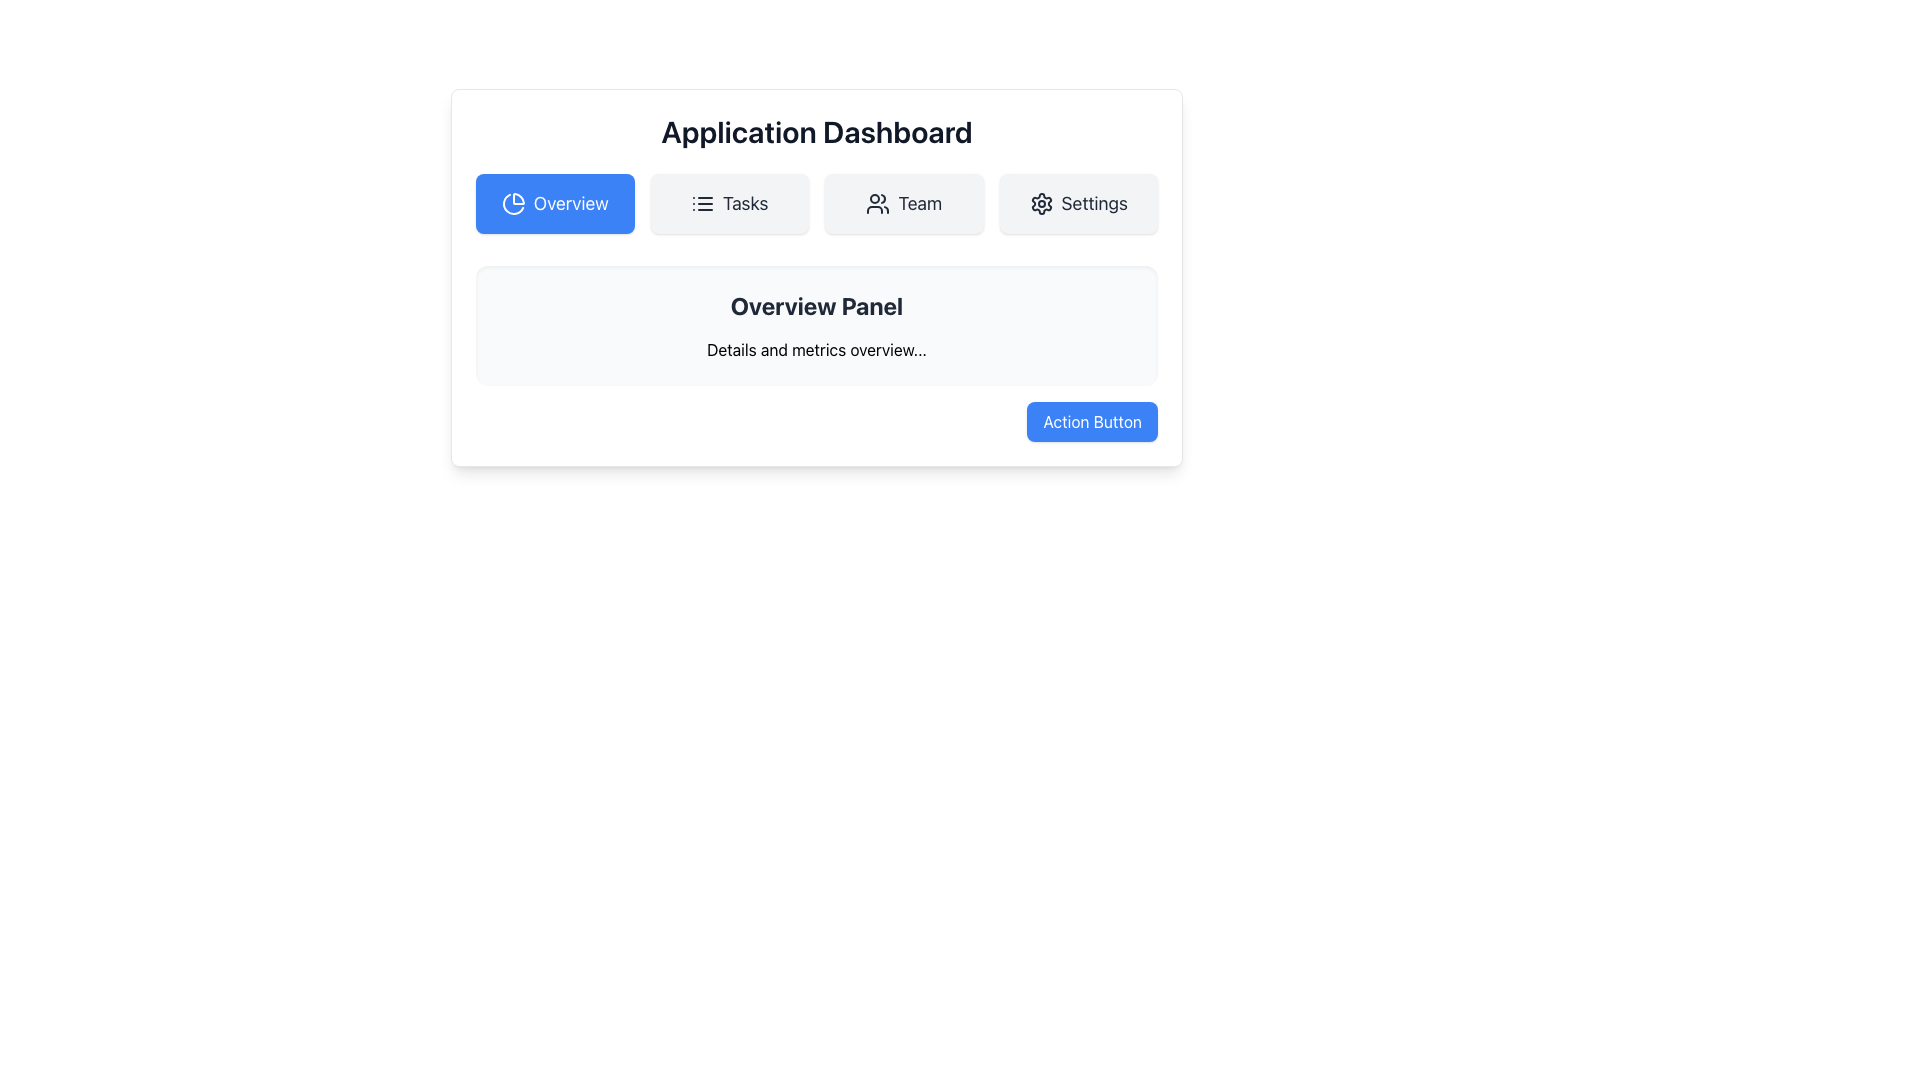 This screenshot has height=1080, width=1920. Describe the element at coordinates (513, 204) in the screenshot. I see `the 'Overview' icon (SVG element) which visually represents the 'Overview' functionality, located centrally within the button to the left of the text 'Overview'` at that location.